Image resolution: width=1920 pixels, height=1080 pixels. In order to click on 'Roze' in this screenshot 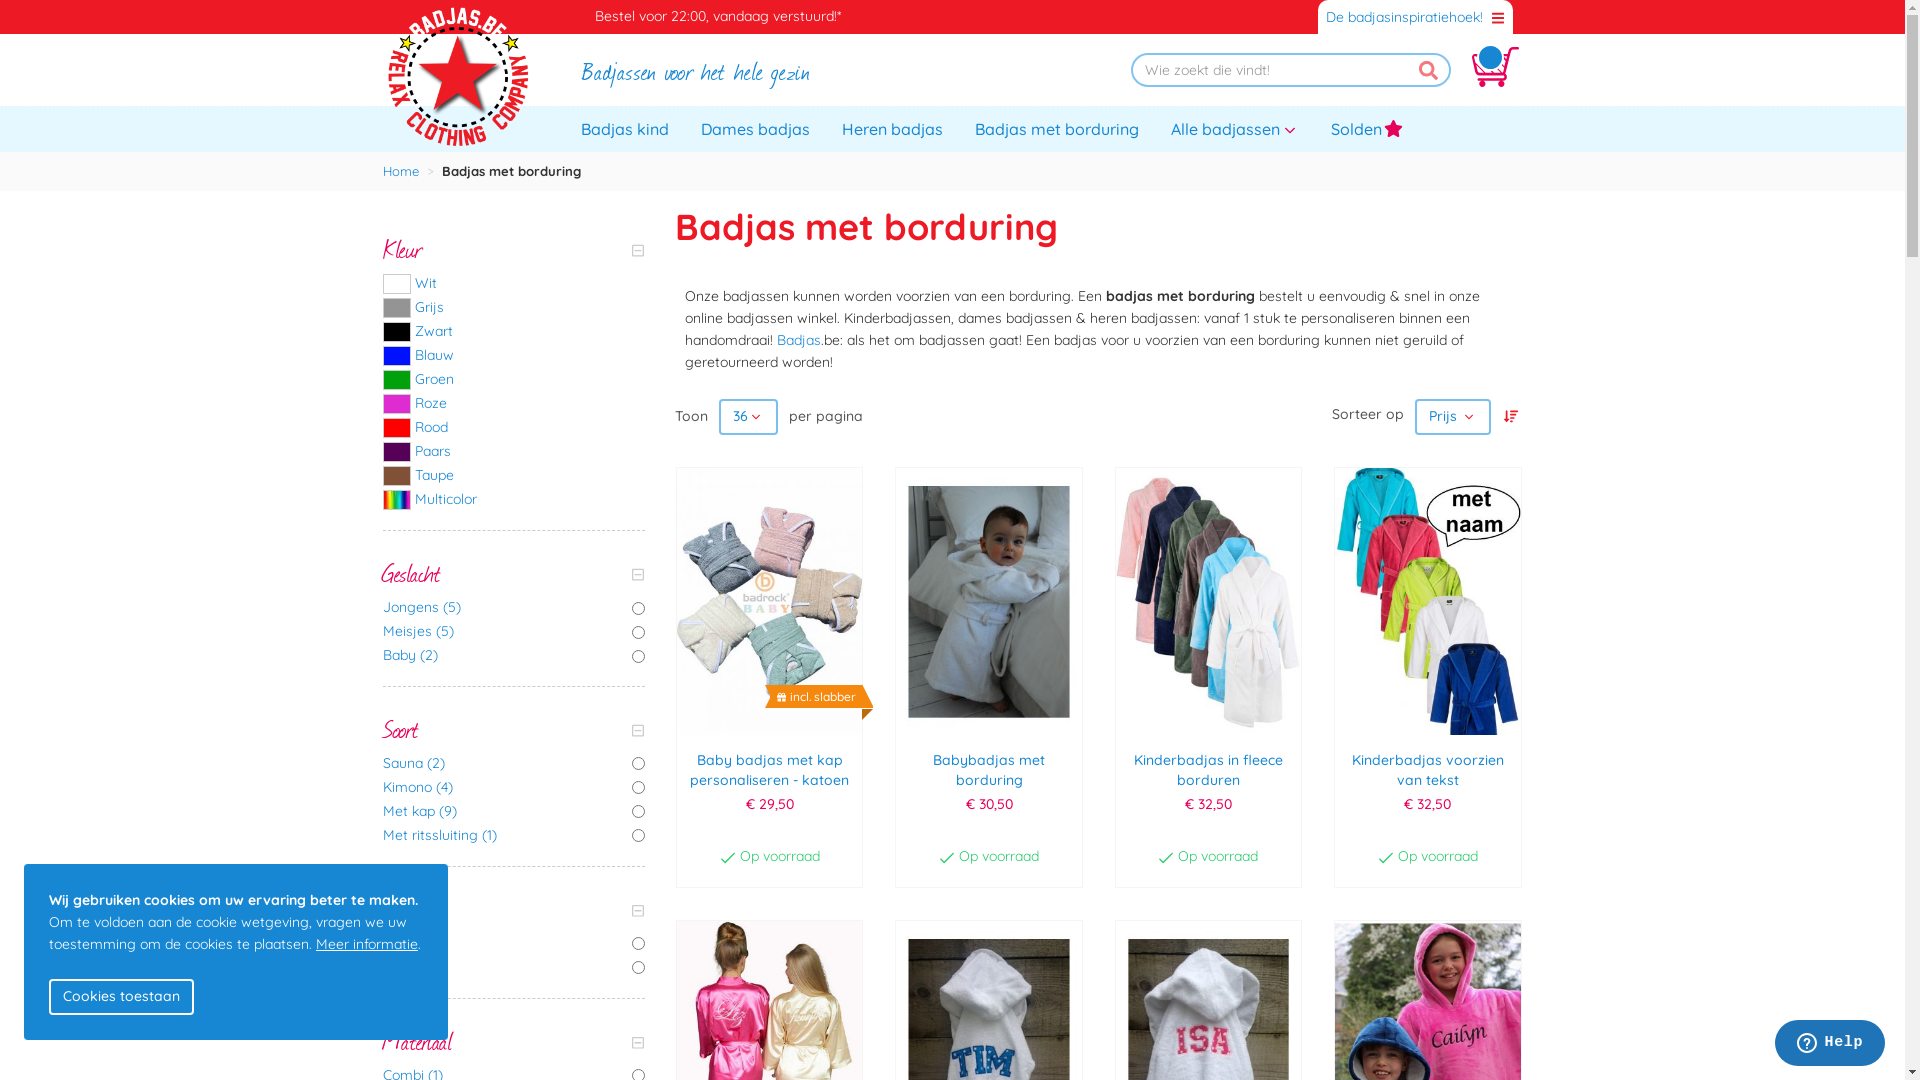, I will do `click(513, 404)`.